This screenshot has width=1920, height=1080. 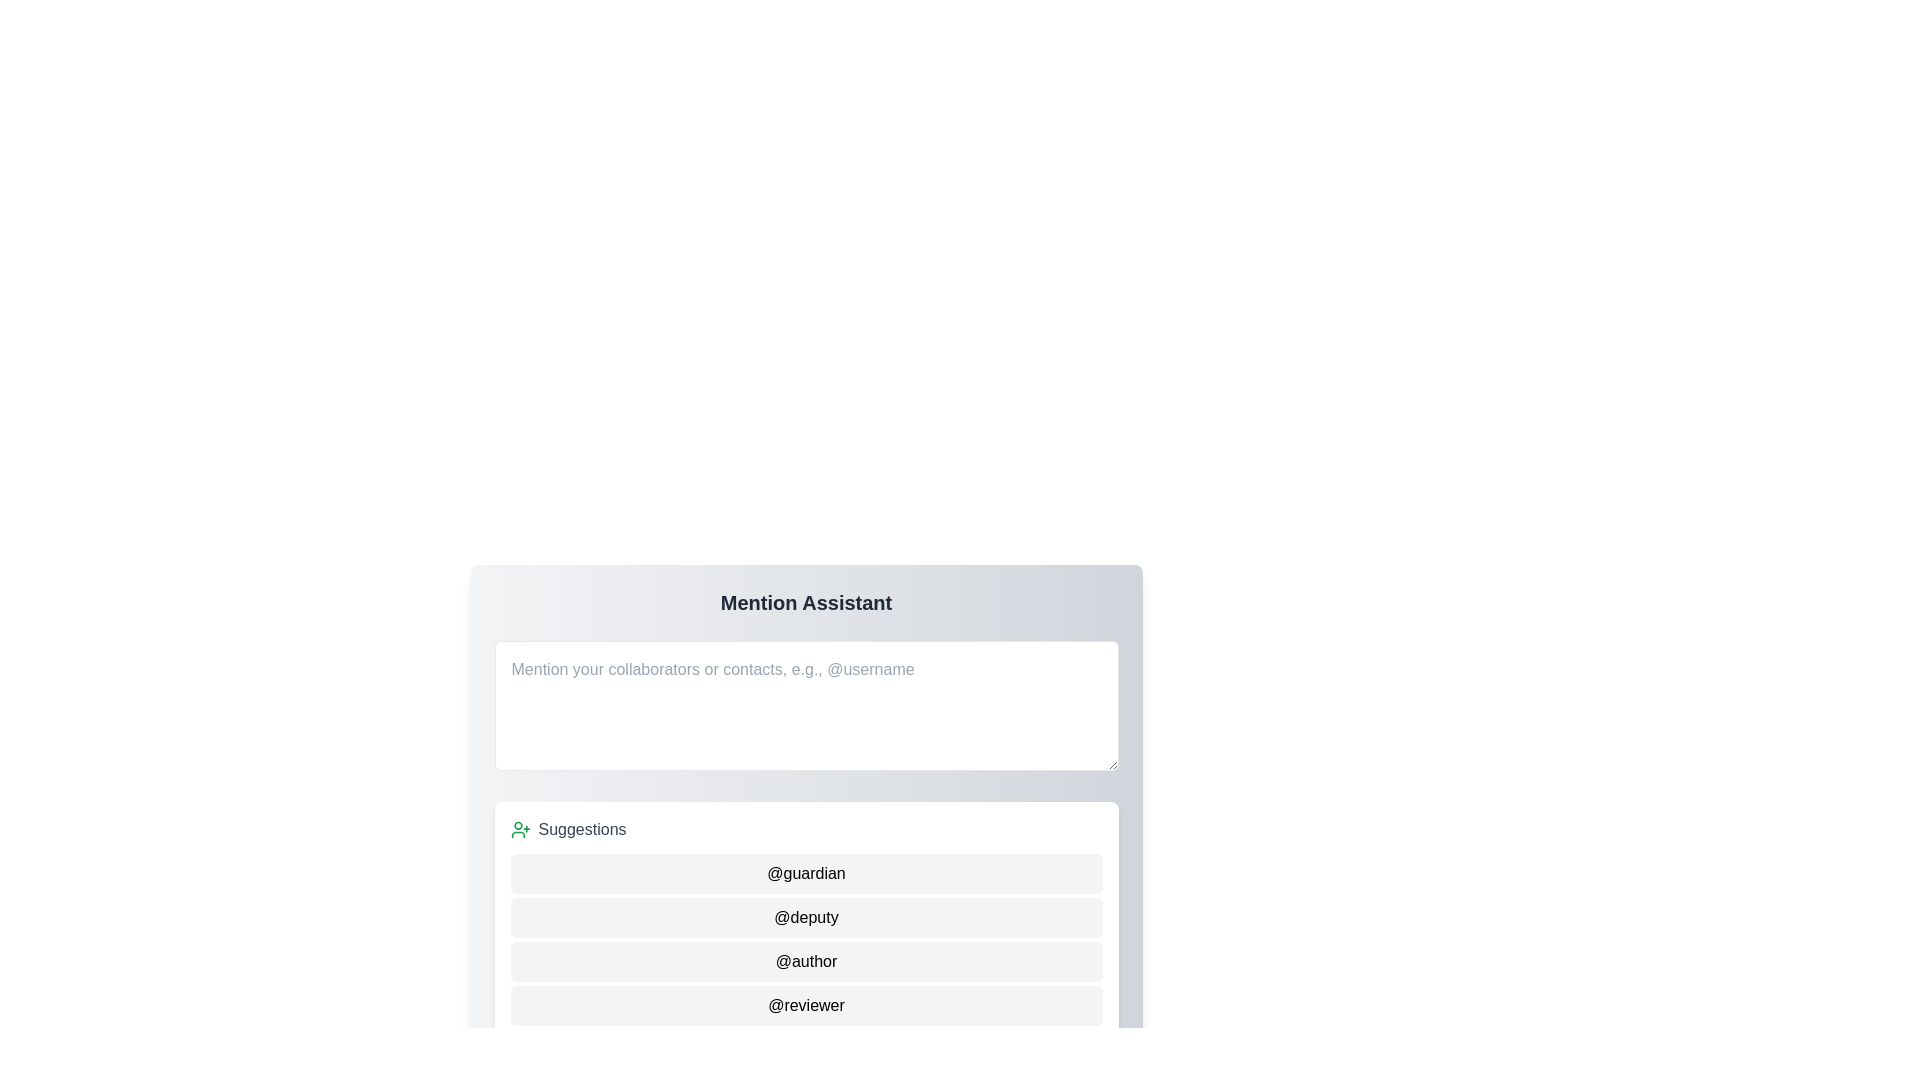 What do you see at coordinates (806, 921) in the screenshot?
I see `individual list items in the 'Suggestions' section of the Mention Assistant, which displays a list of usernames styled in light gray rectangular cards` at bounding box center [806, 921].